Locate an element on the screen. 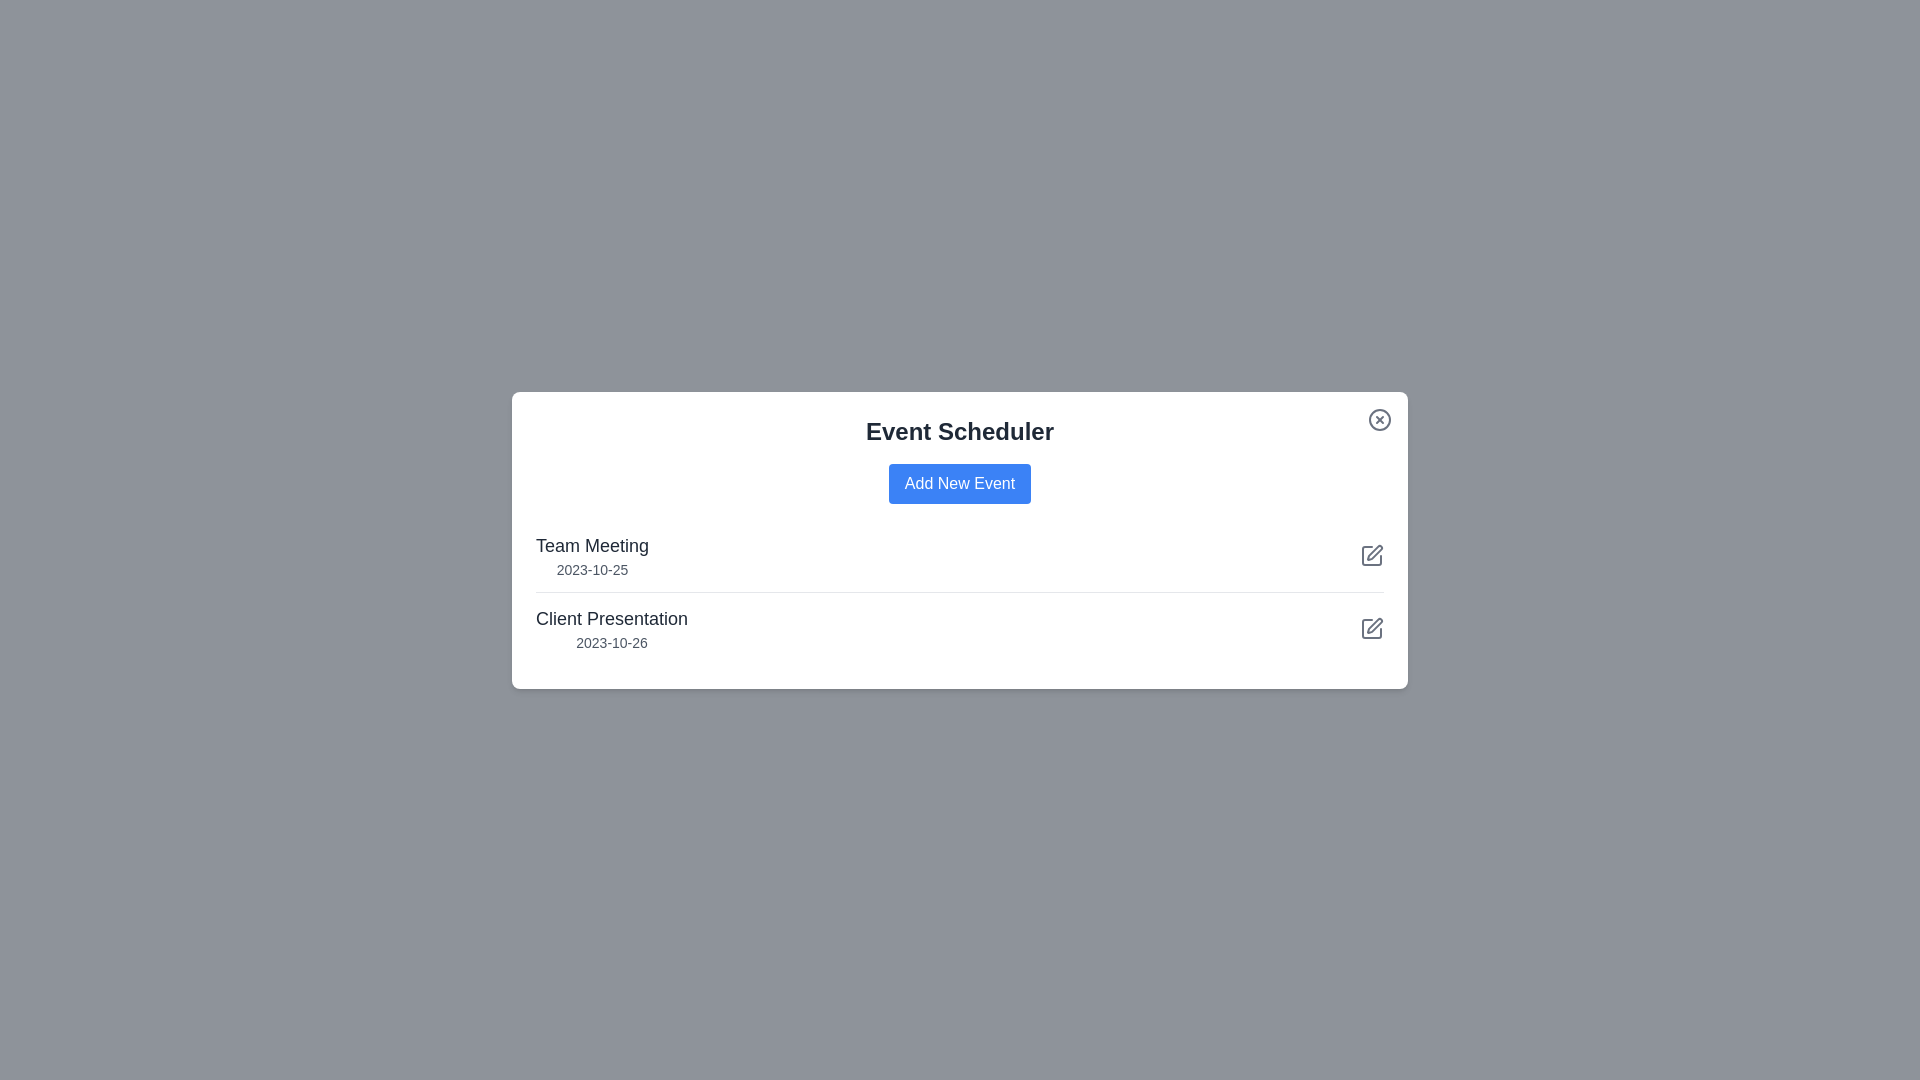 The height and width of the screenshot is (1080, 1920). the 'Team Meeting' label, which is the topmost event in the list under the 'Event Scheduler' heading is located at coordinates (591, 555).